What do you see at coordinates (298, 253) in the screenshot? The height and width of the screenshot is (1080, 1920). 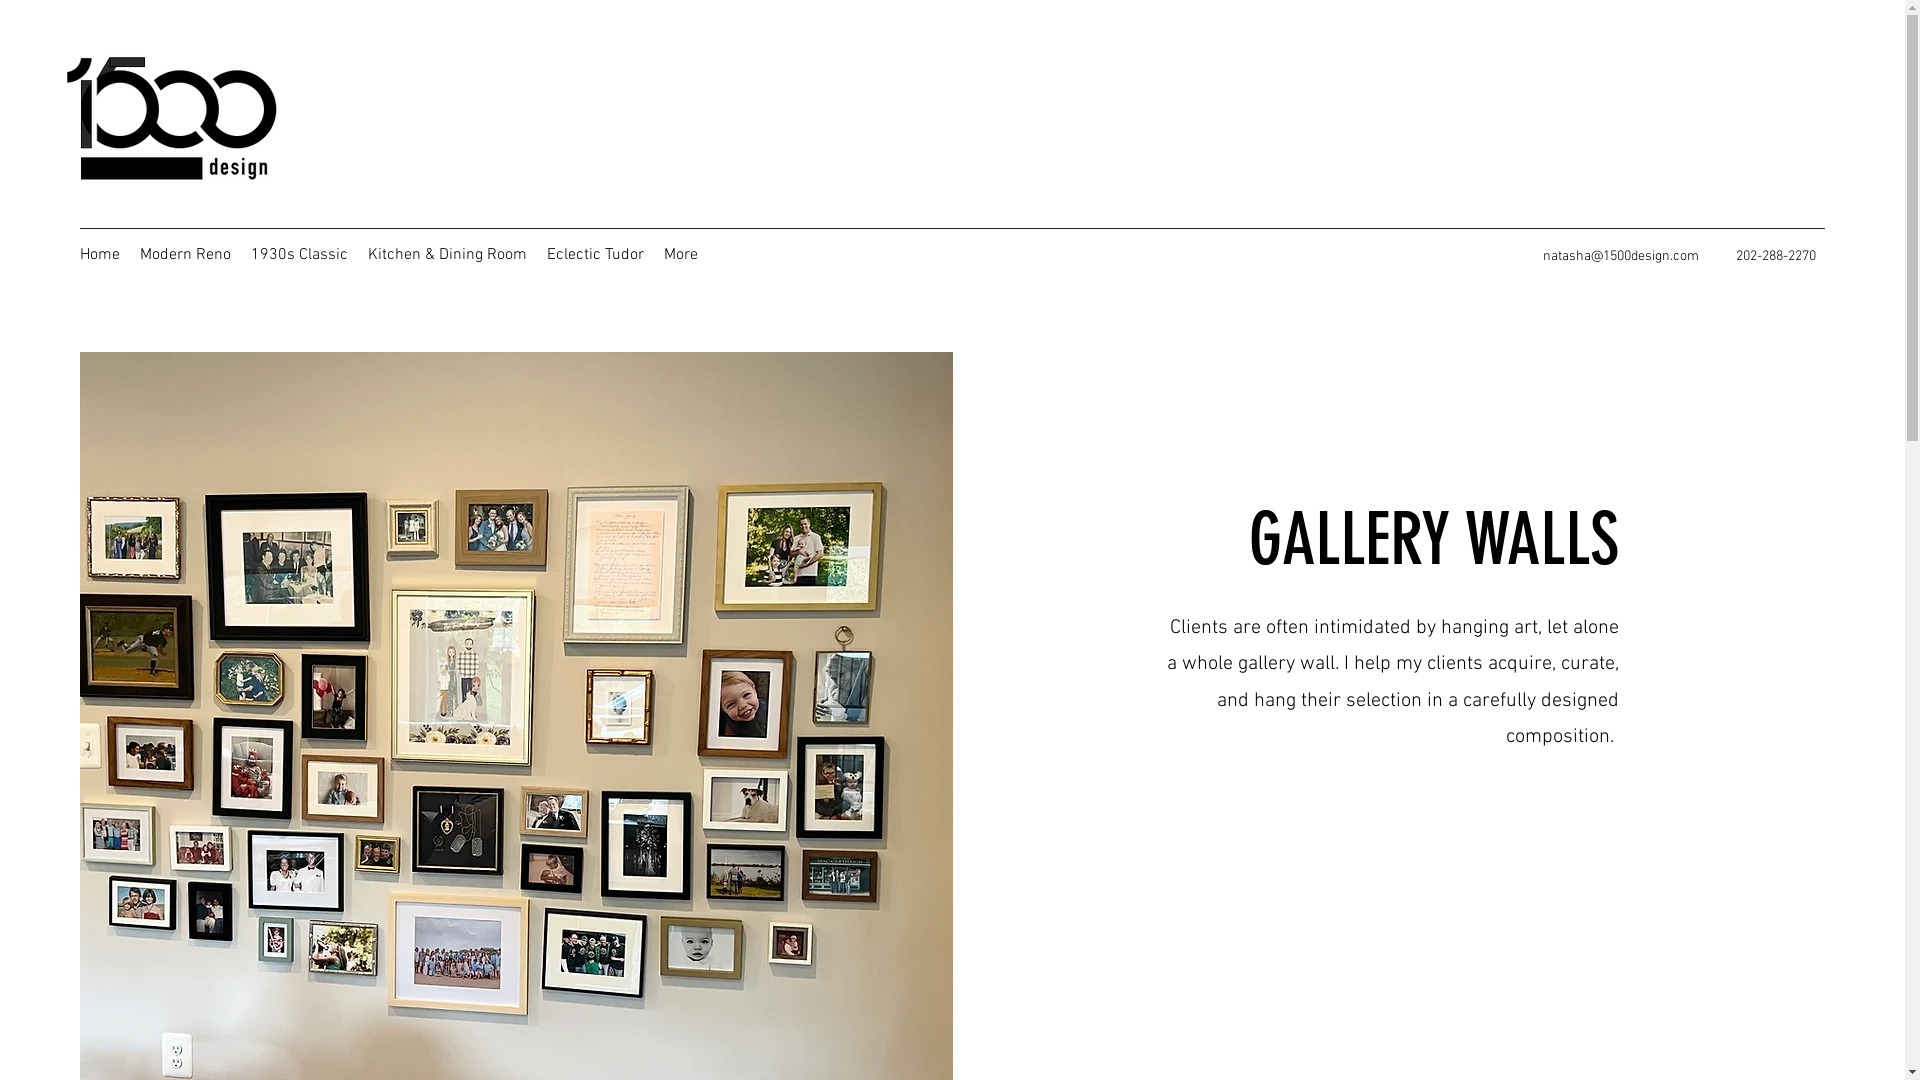 I see `'1930s Classic'` at bounding box center [298, 253].